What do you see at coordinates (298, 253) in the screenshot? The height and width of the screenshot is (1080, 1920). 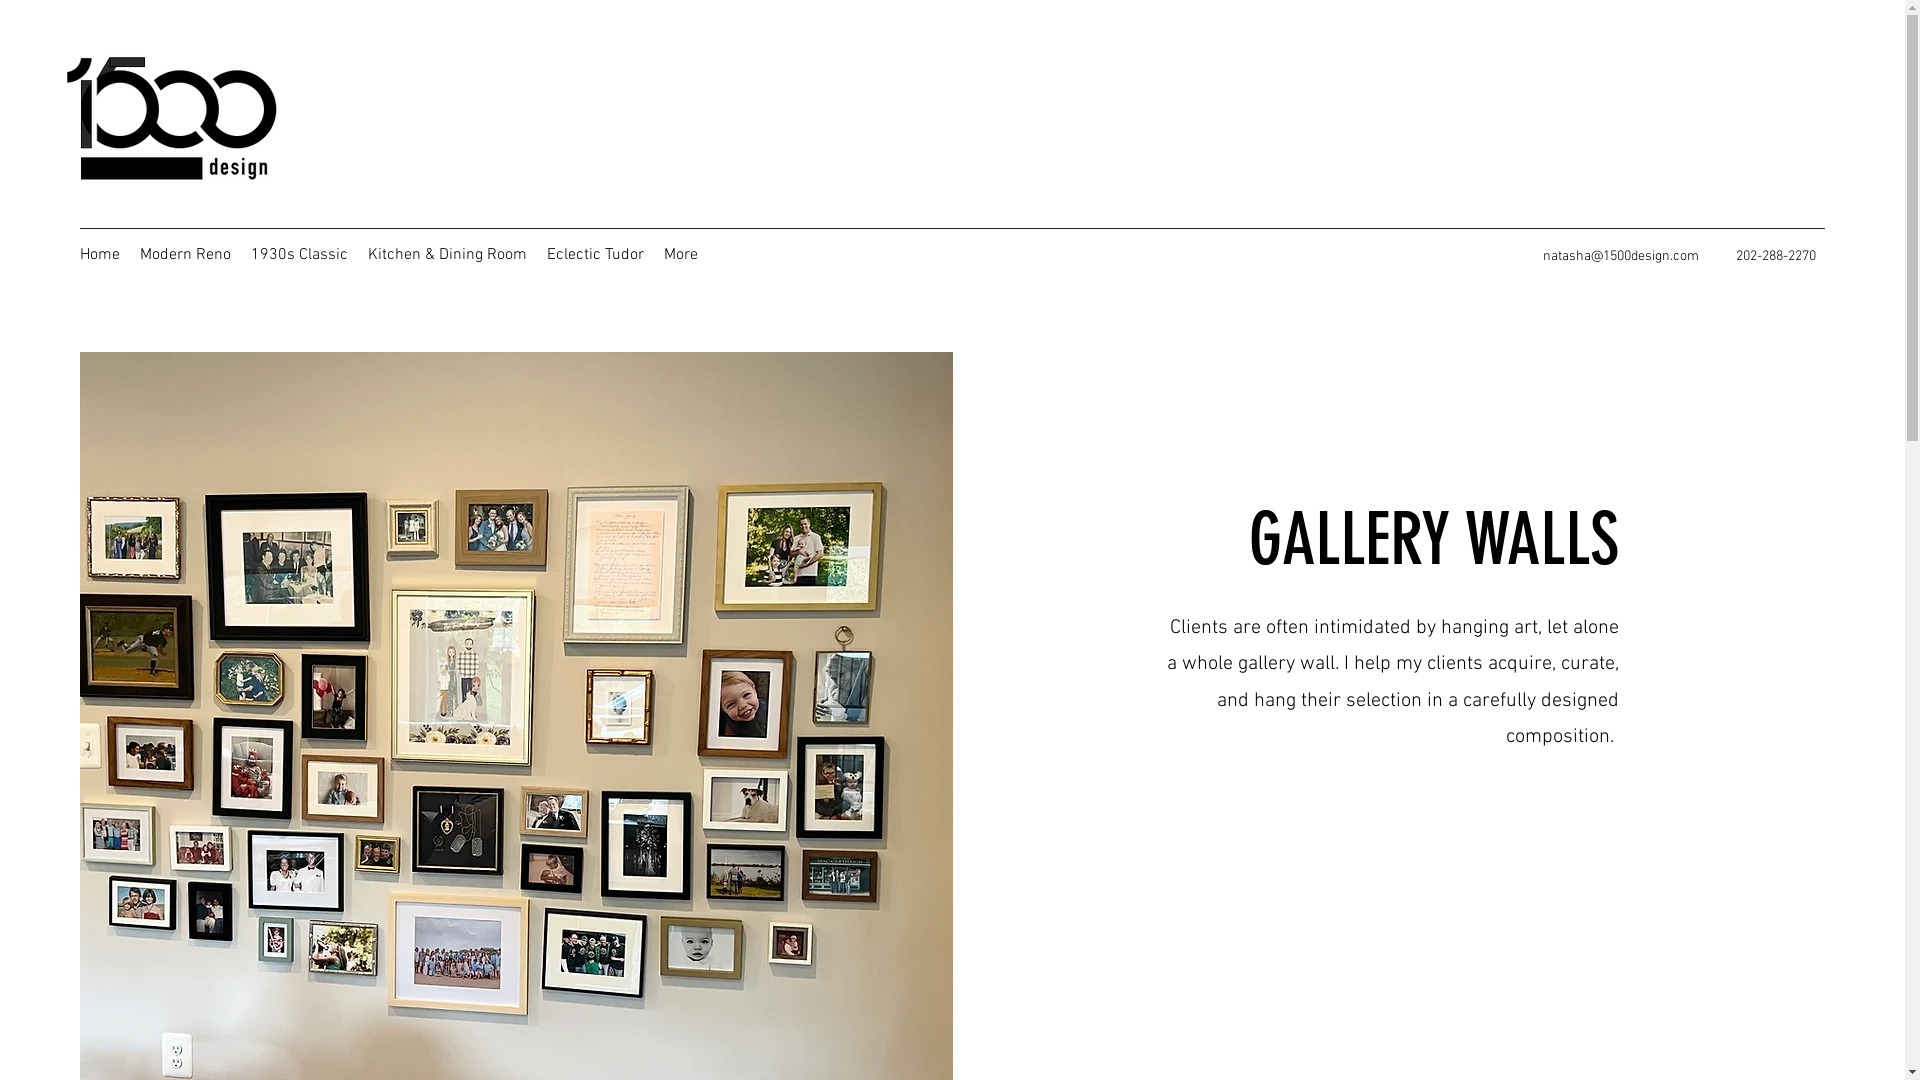 I see `'1930s Classic'` at bounding box center [298, 253].